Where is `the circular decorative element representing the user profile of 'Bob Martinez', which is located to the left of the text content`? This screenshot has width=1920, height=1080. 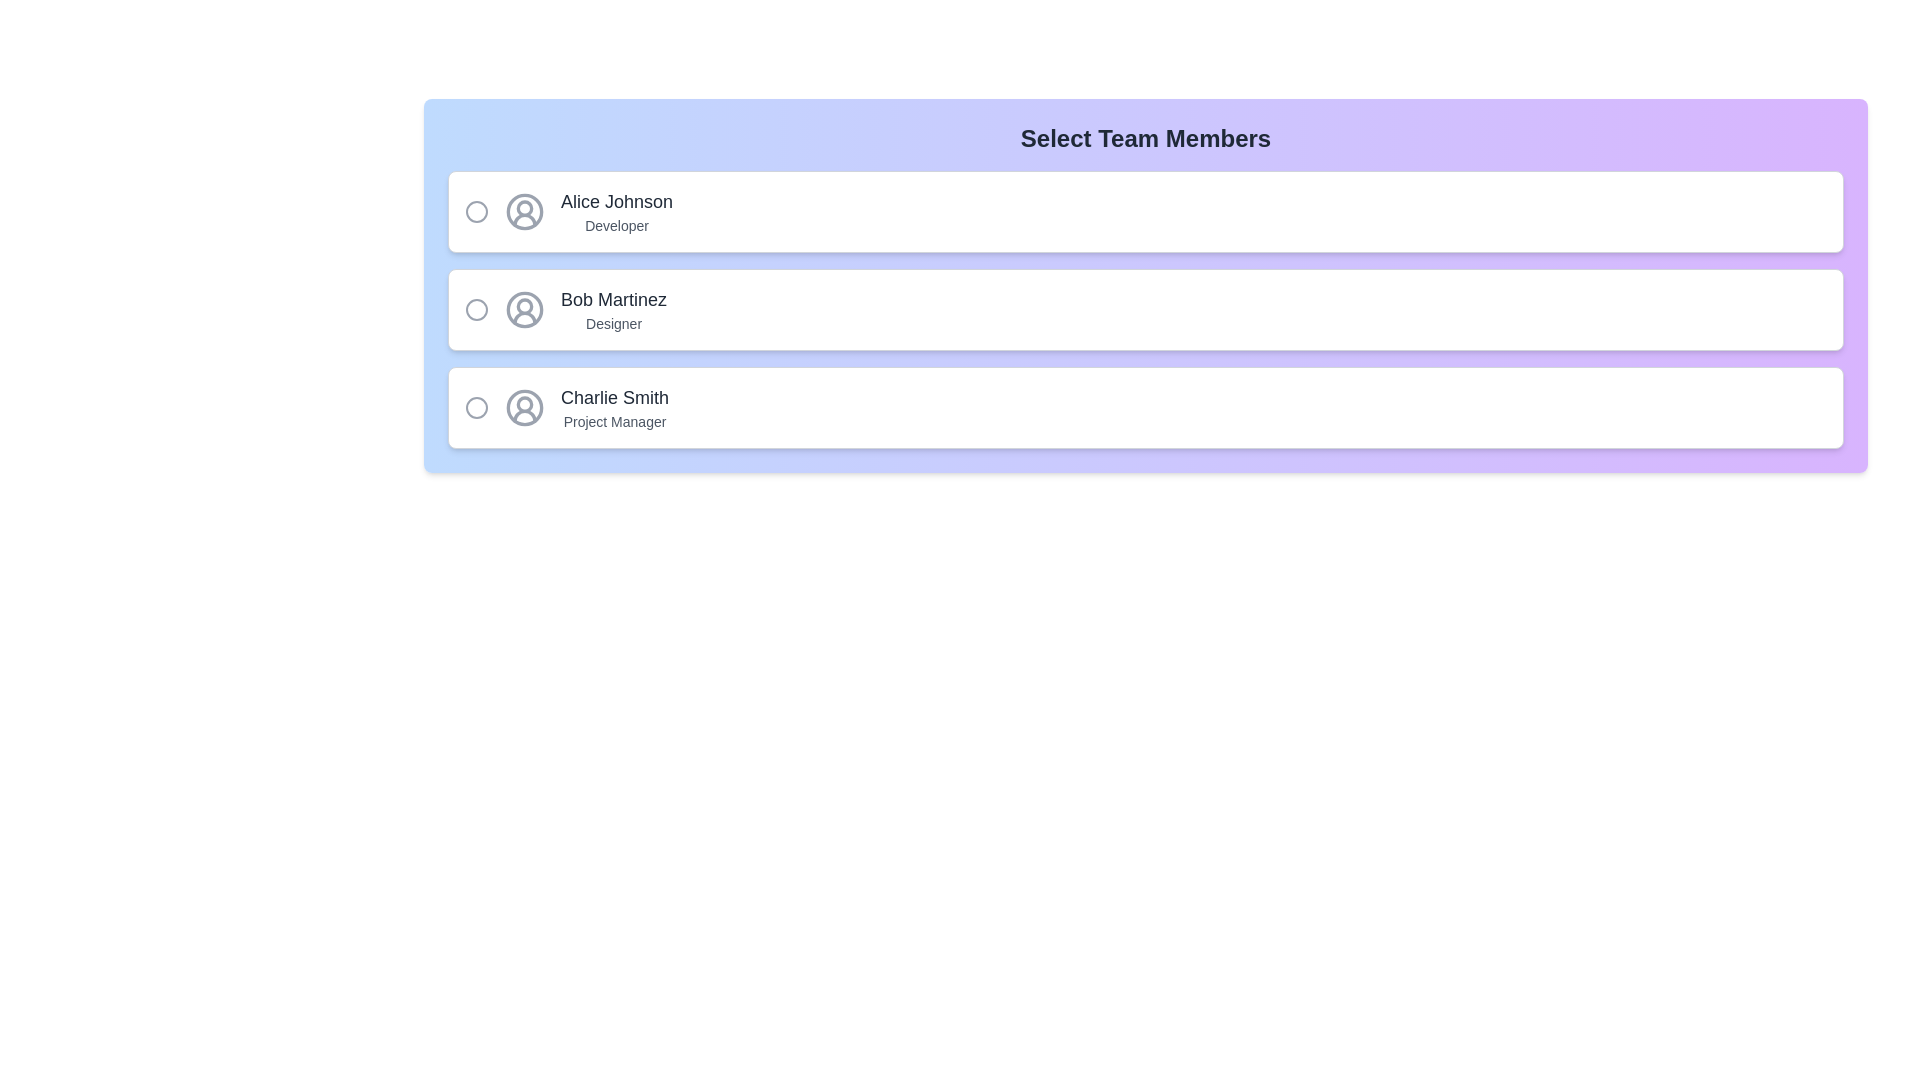
the circular decorative element representing the user profile of 'Bob Martinez', which is located to the left of the text content is located at coordinates (524, 305).